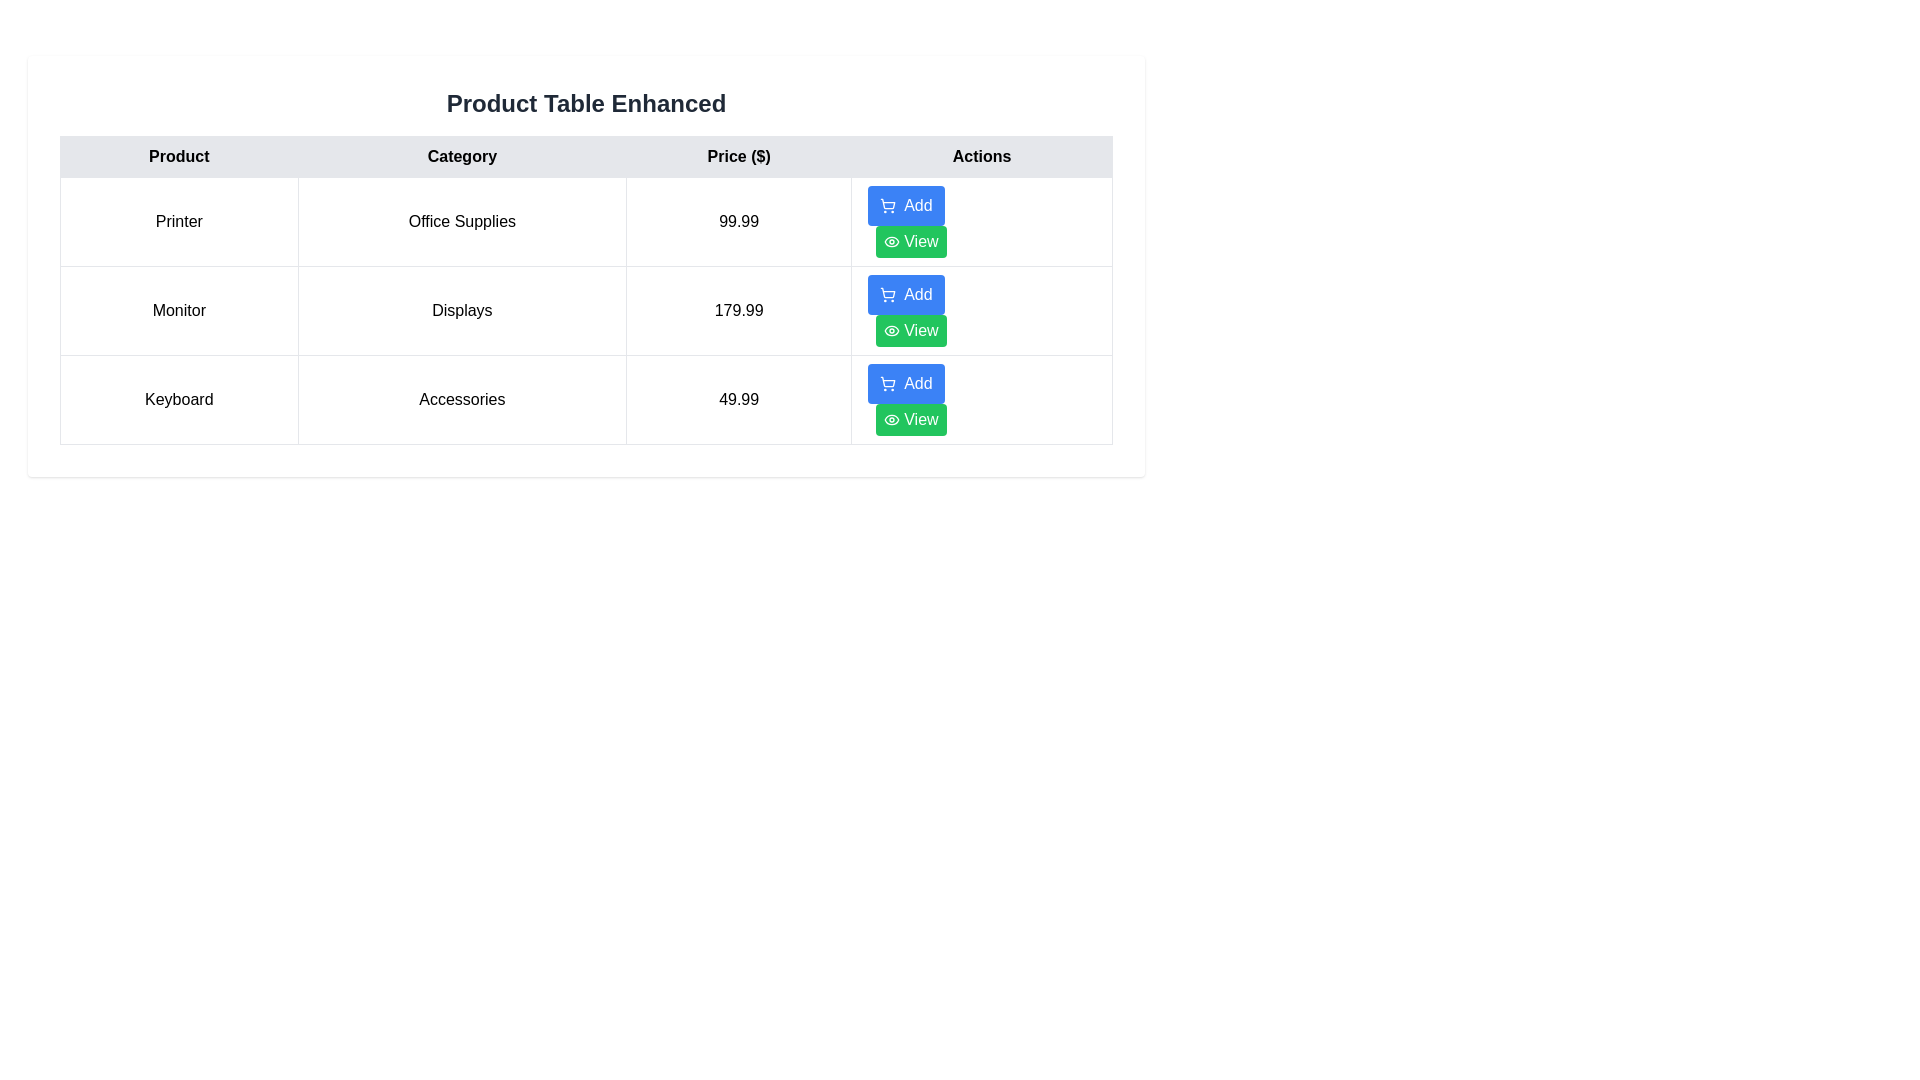 The image size is (1920, 1080). What do you see at coordinates (738, 311) in the screenshot?
I see `the static text element displaying the price of the 'Monitor' product, located in the third column of the table under the 'Price ($)' header` at bounding box center [738, 311].